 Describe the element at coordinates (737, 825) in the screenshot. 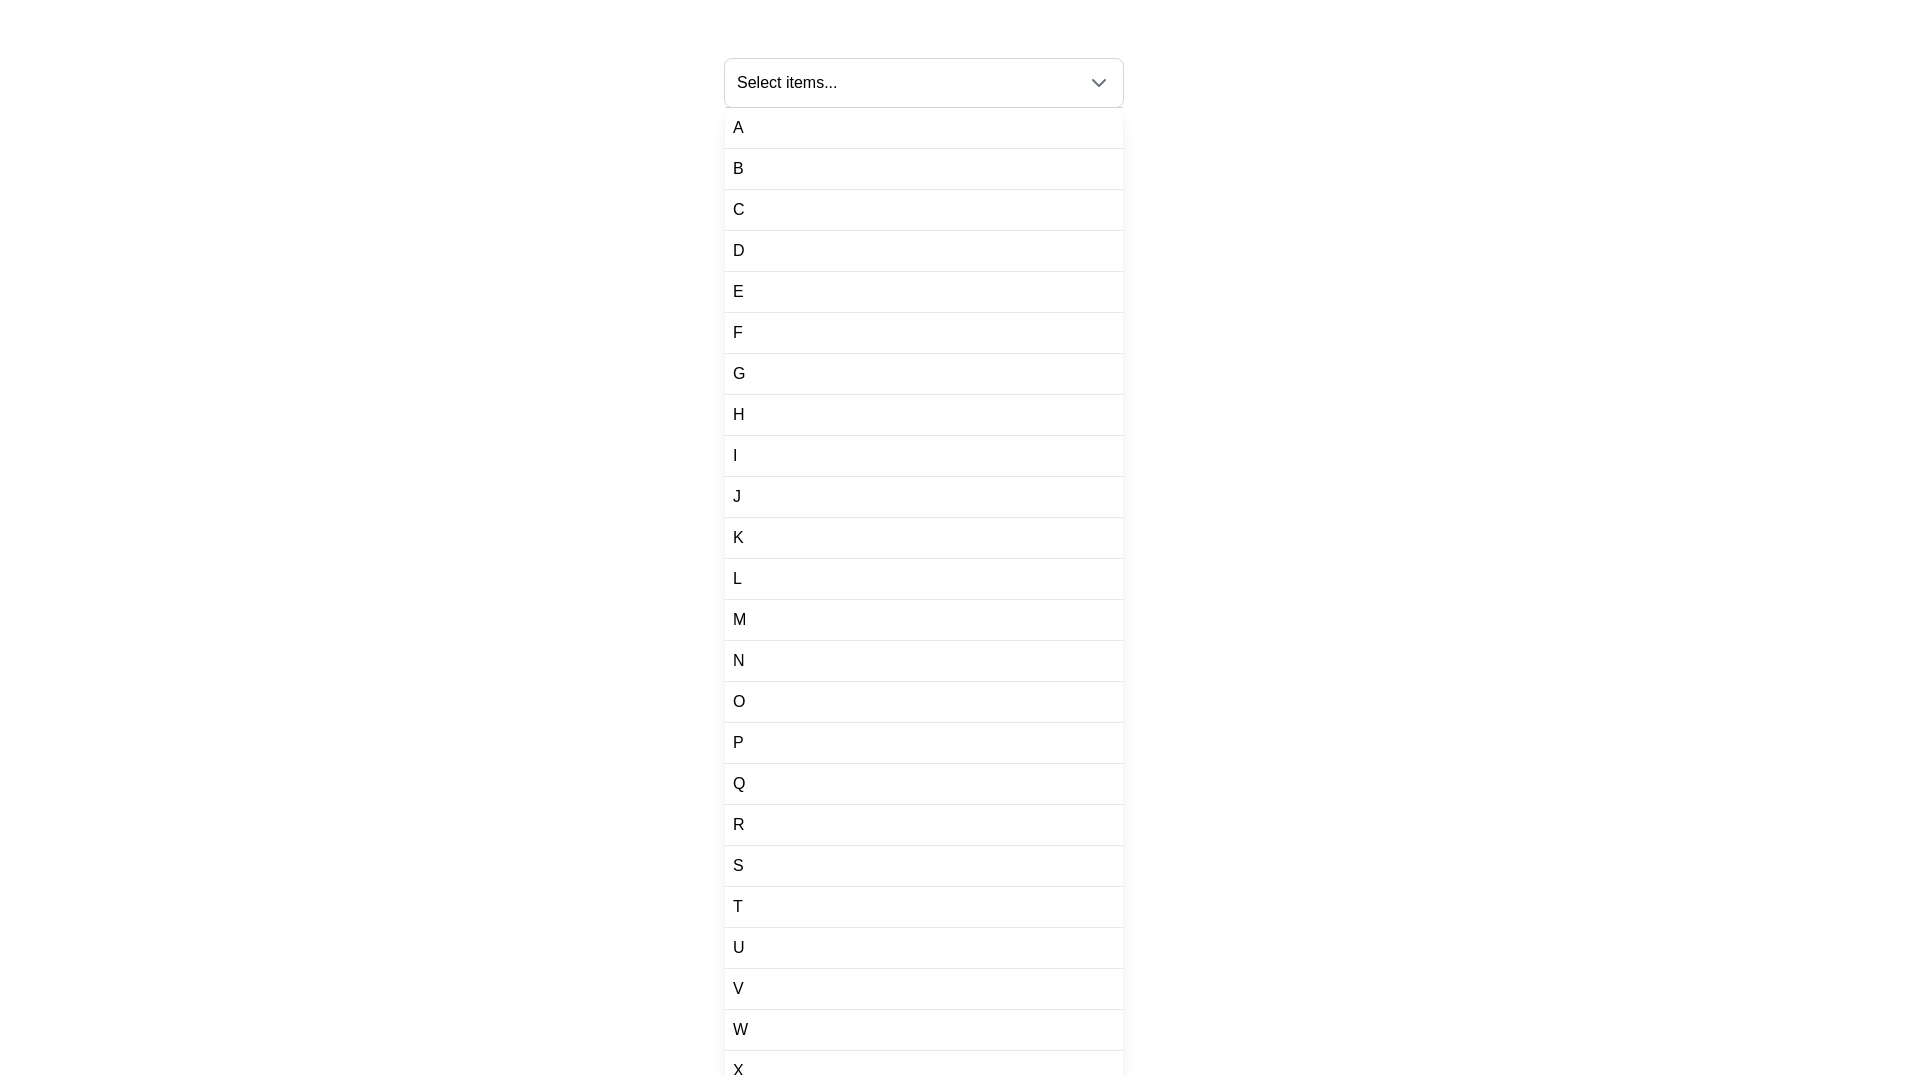

I see `the standalone character 'R' styled in black over a white background` at that location.